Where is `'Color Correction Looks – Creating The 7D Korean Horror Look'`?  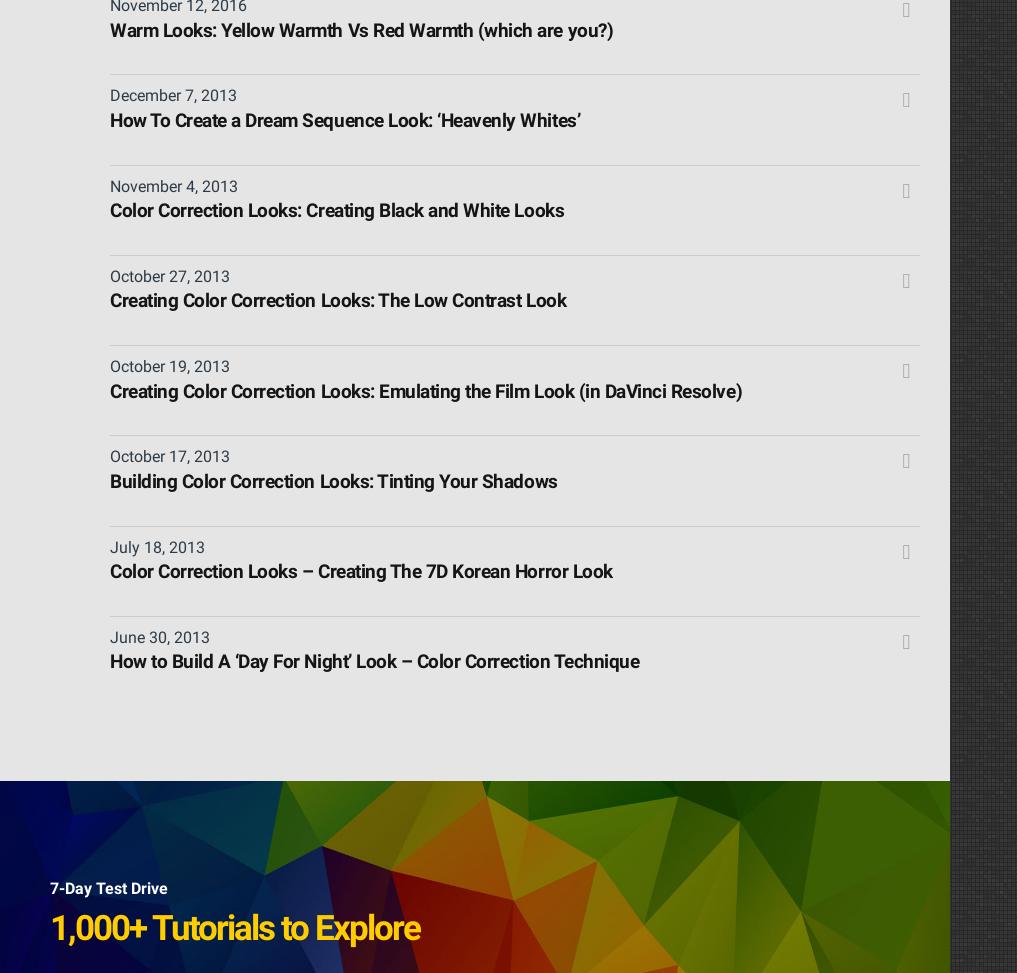
'Color Correction Looks – Creating The 7D Korean Horror Look' is located at coordinates (360, 571).